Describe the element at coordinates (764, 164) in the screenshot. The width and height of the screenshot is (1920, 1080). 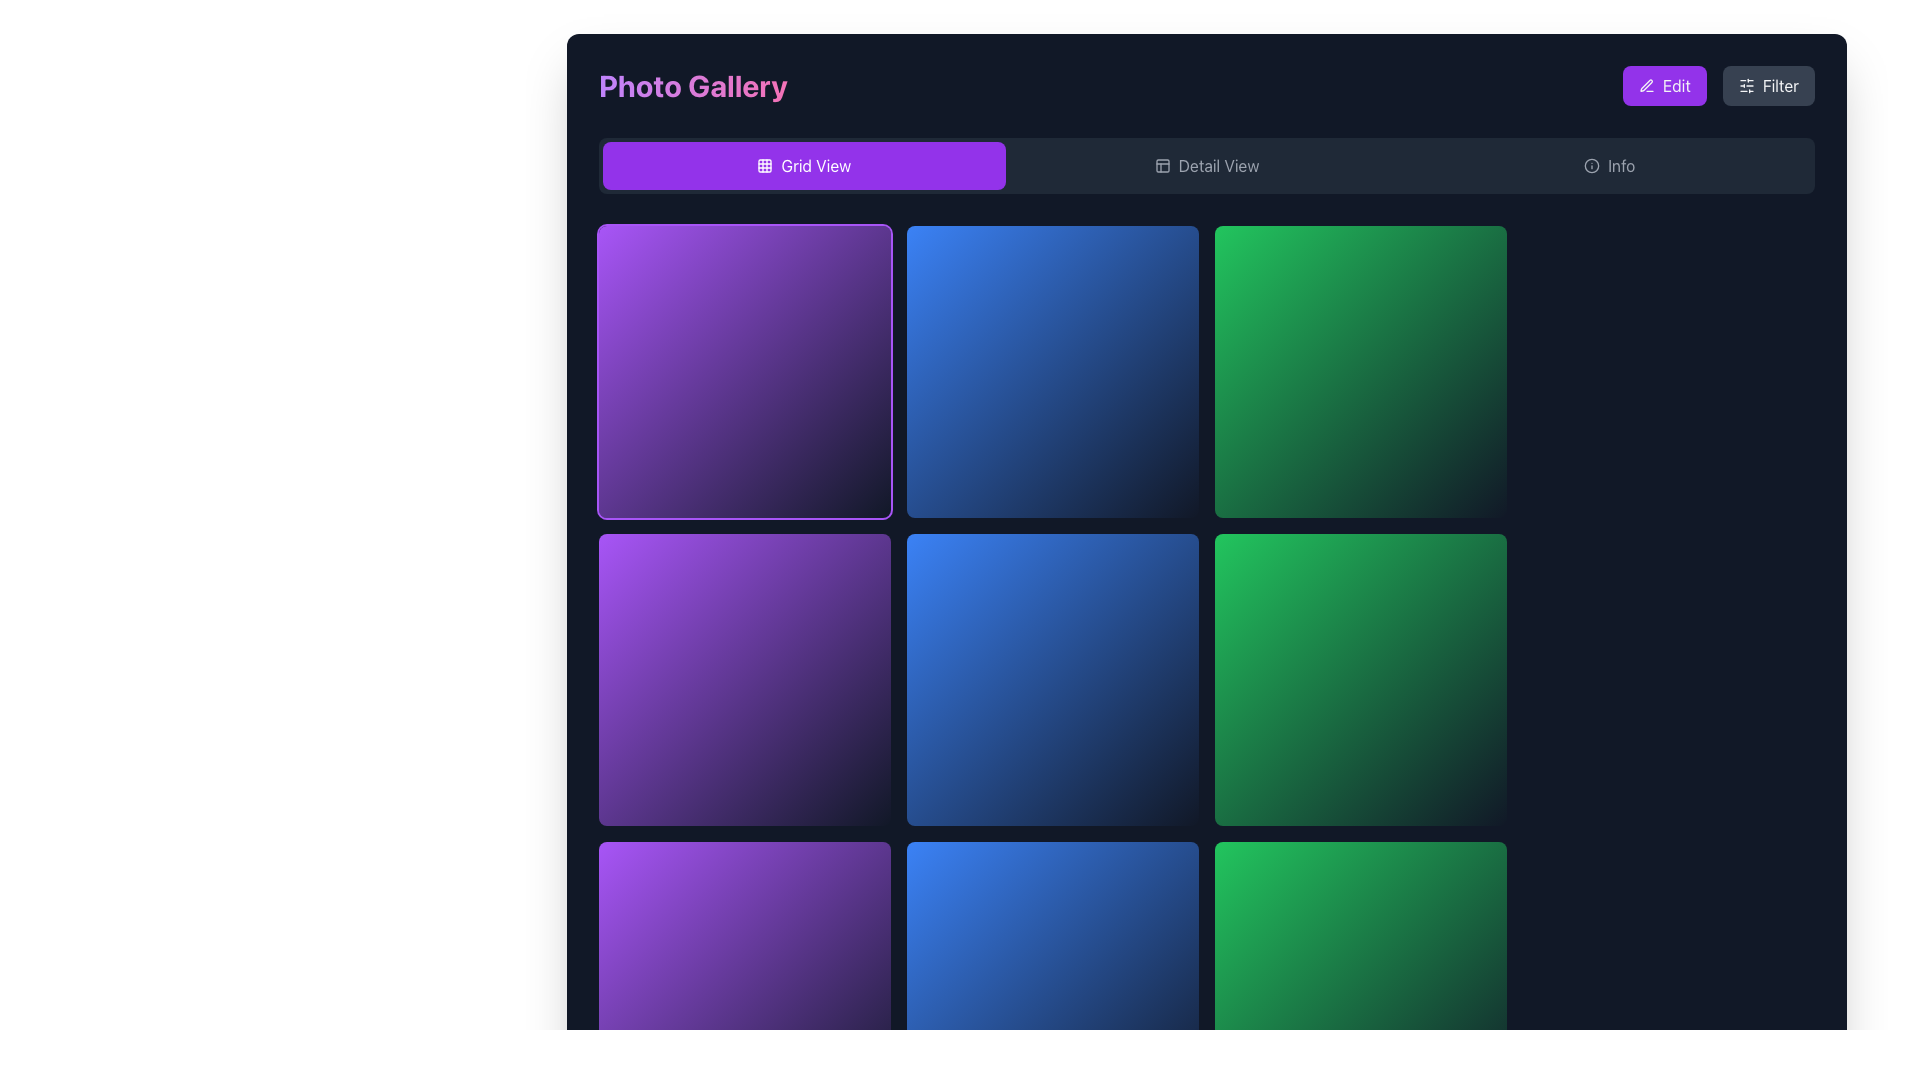
I see `the SVG graphical element located in the top-left corner of a 3x3 grid icon in the top bar of the interface, adjacent to a purple-highlighted button for grid view` at that location.